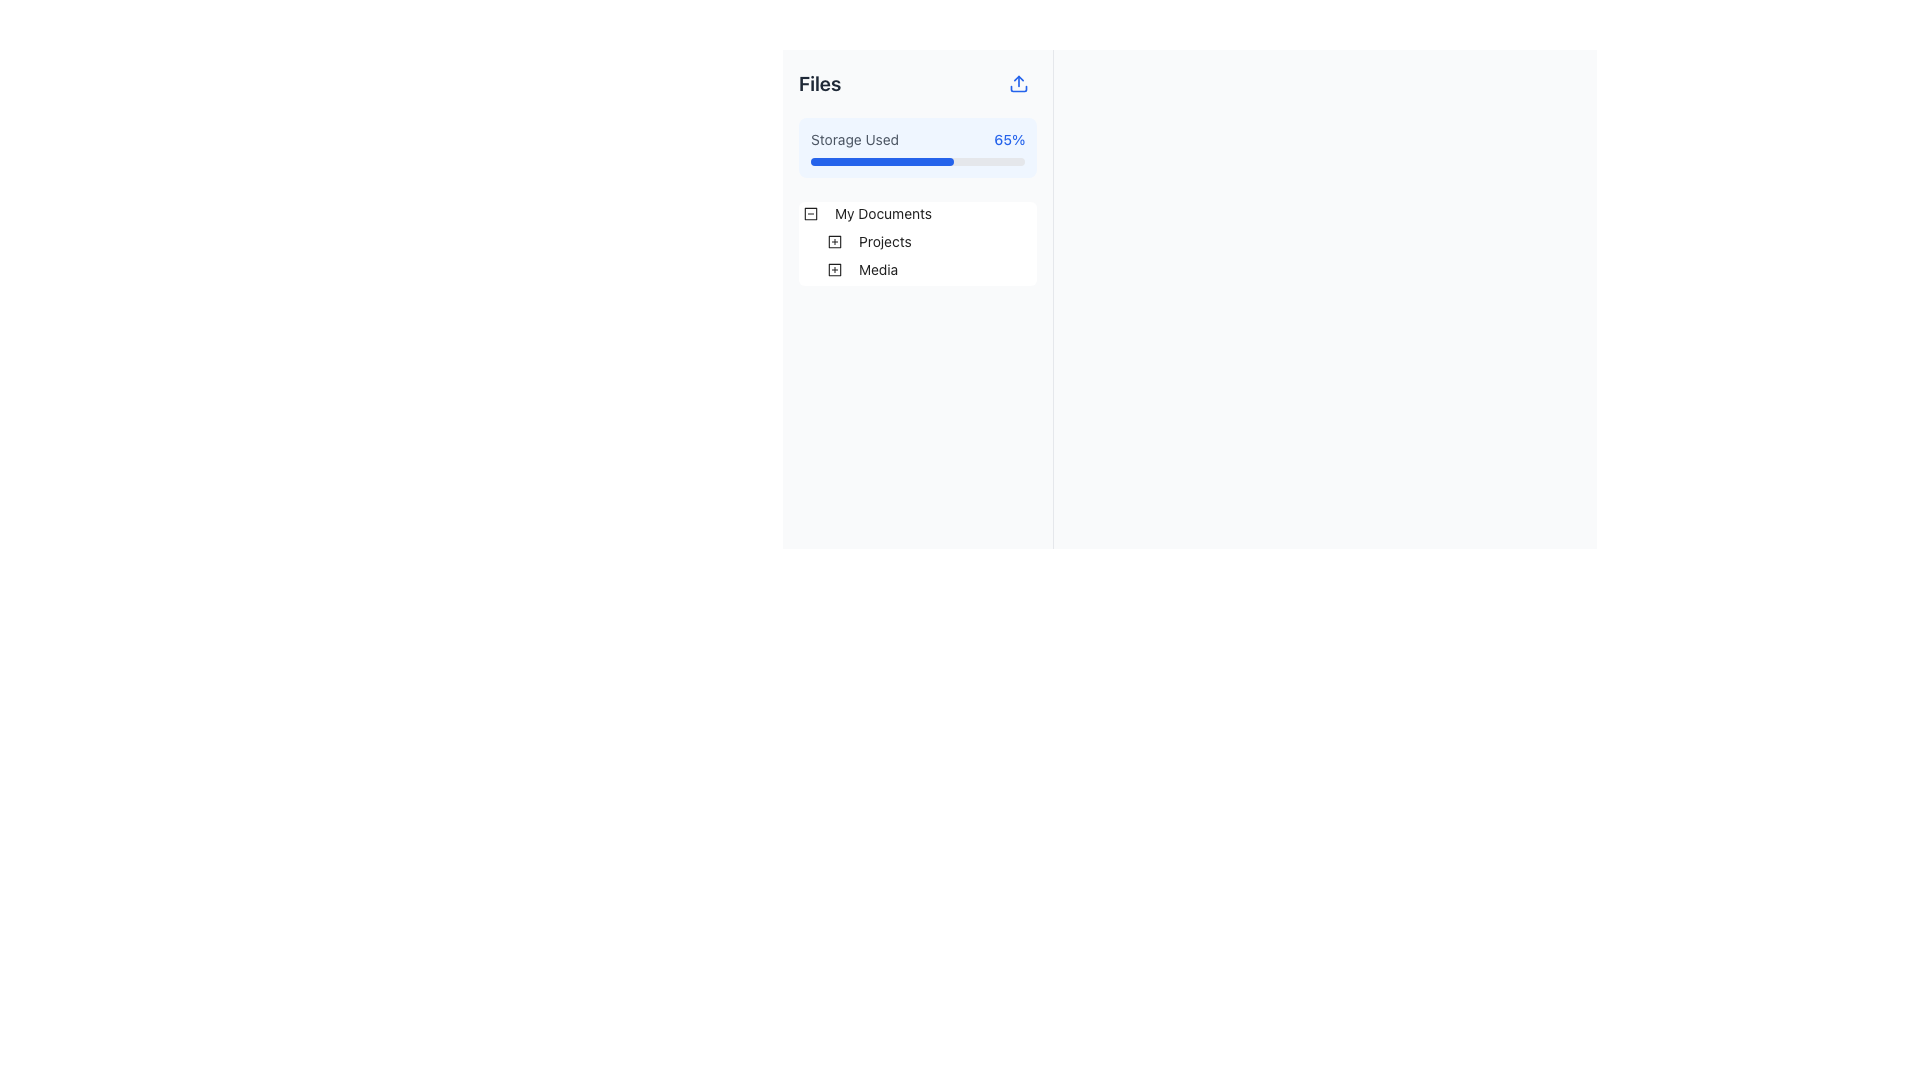 Image resolution: width=1920 pixels, height=1080 pixels. I want to click on the Interactive expander icon, so click(835, 241).